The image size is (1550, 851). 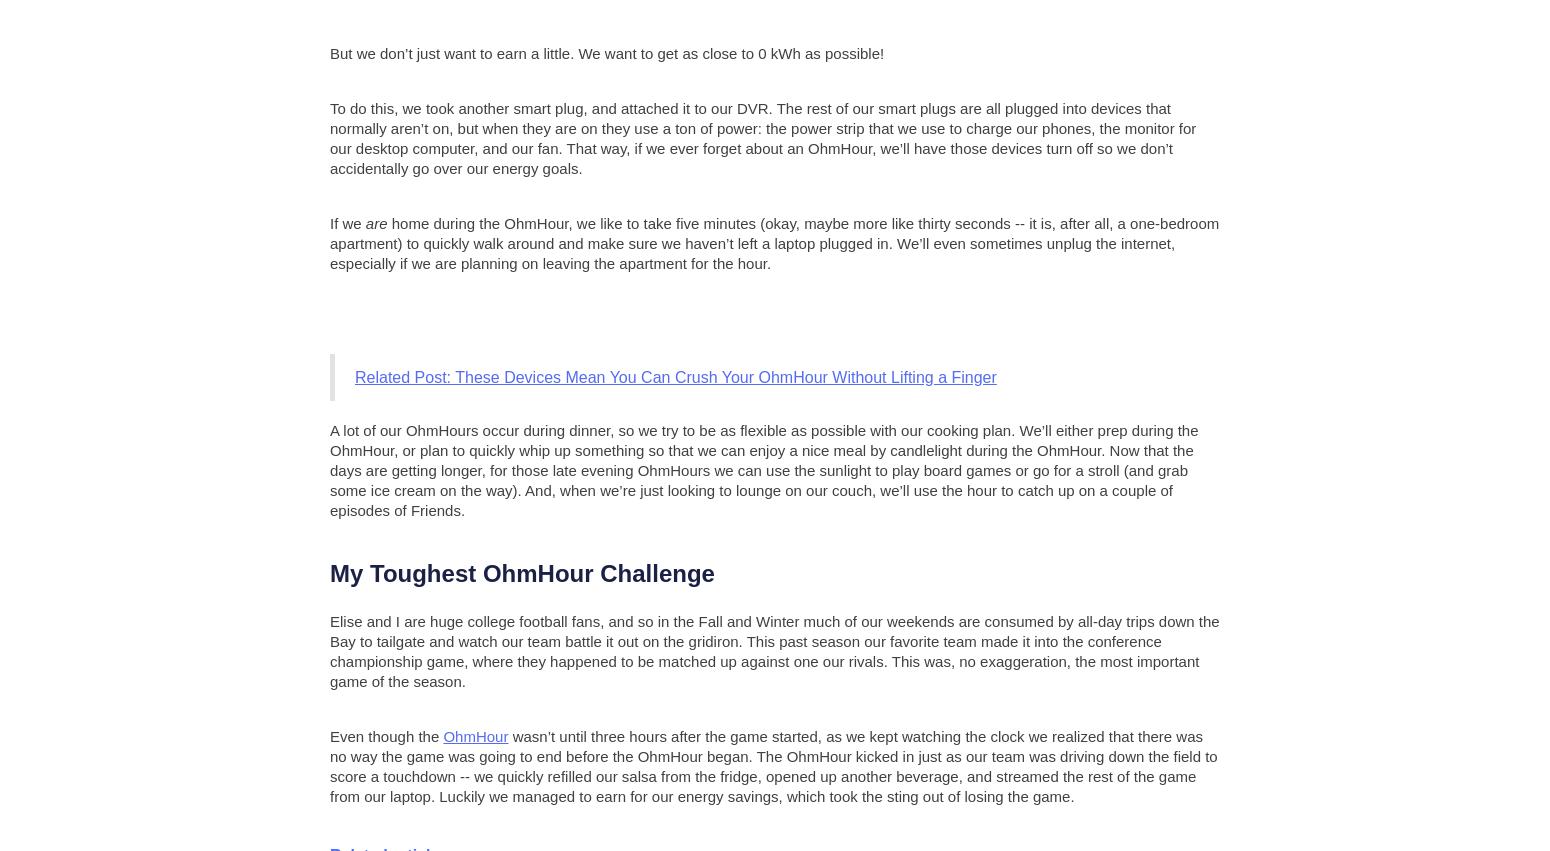 What do you see at coordinates (474, 734) in the screenshot?
I see `'OhmHour'` at bounding box center [474, 734].